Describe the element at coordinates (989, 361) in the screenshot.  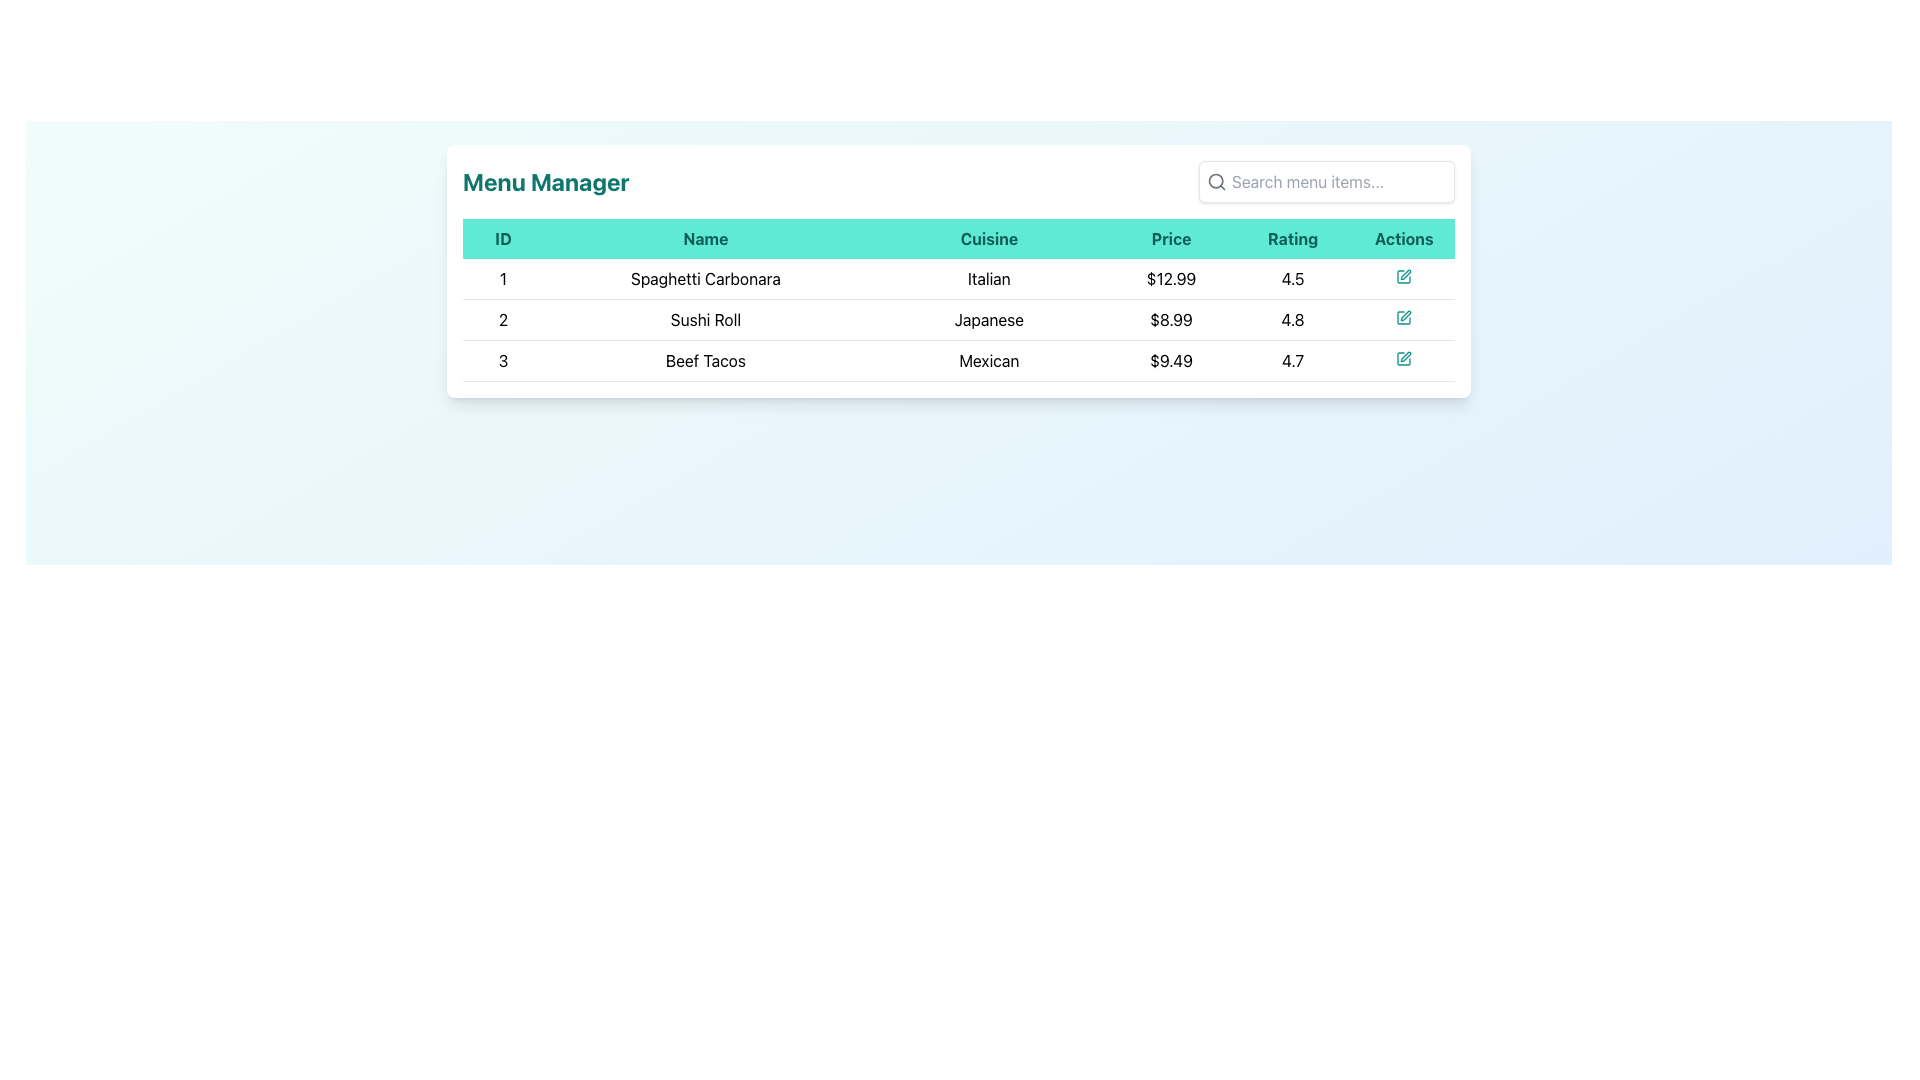
I see `the text label displaying 'Mexican' in the 'Cuisine' column of the third row in the table` at that location.